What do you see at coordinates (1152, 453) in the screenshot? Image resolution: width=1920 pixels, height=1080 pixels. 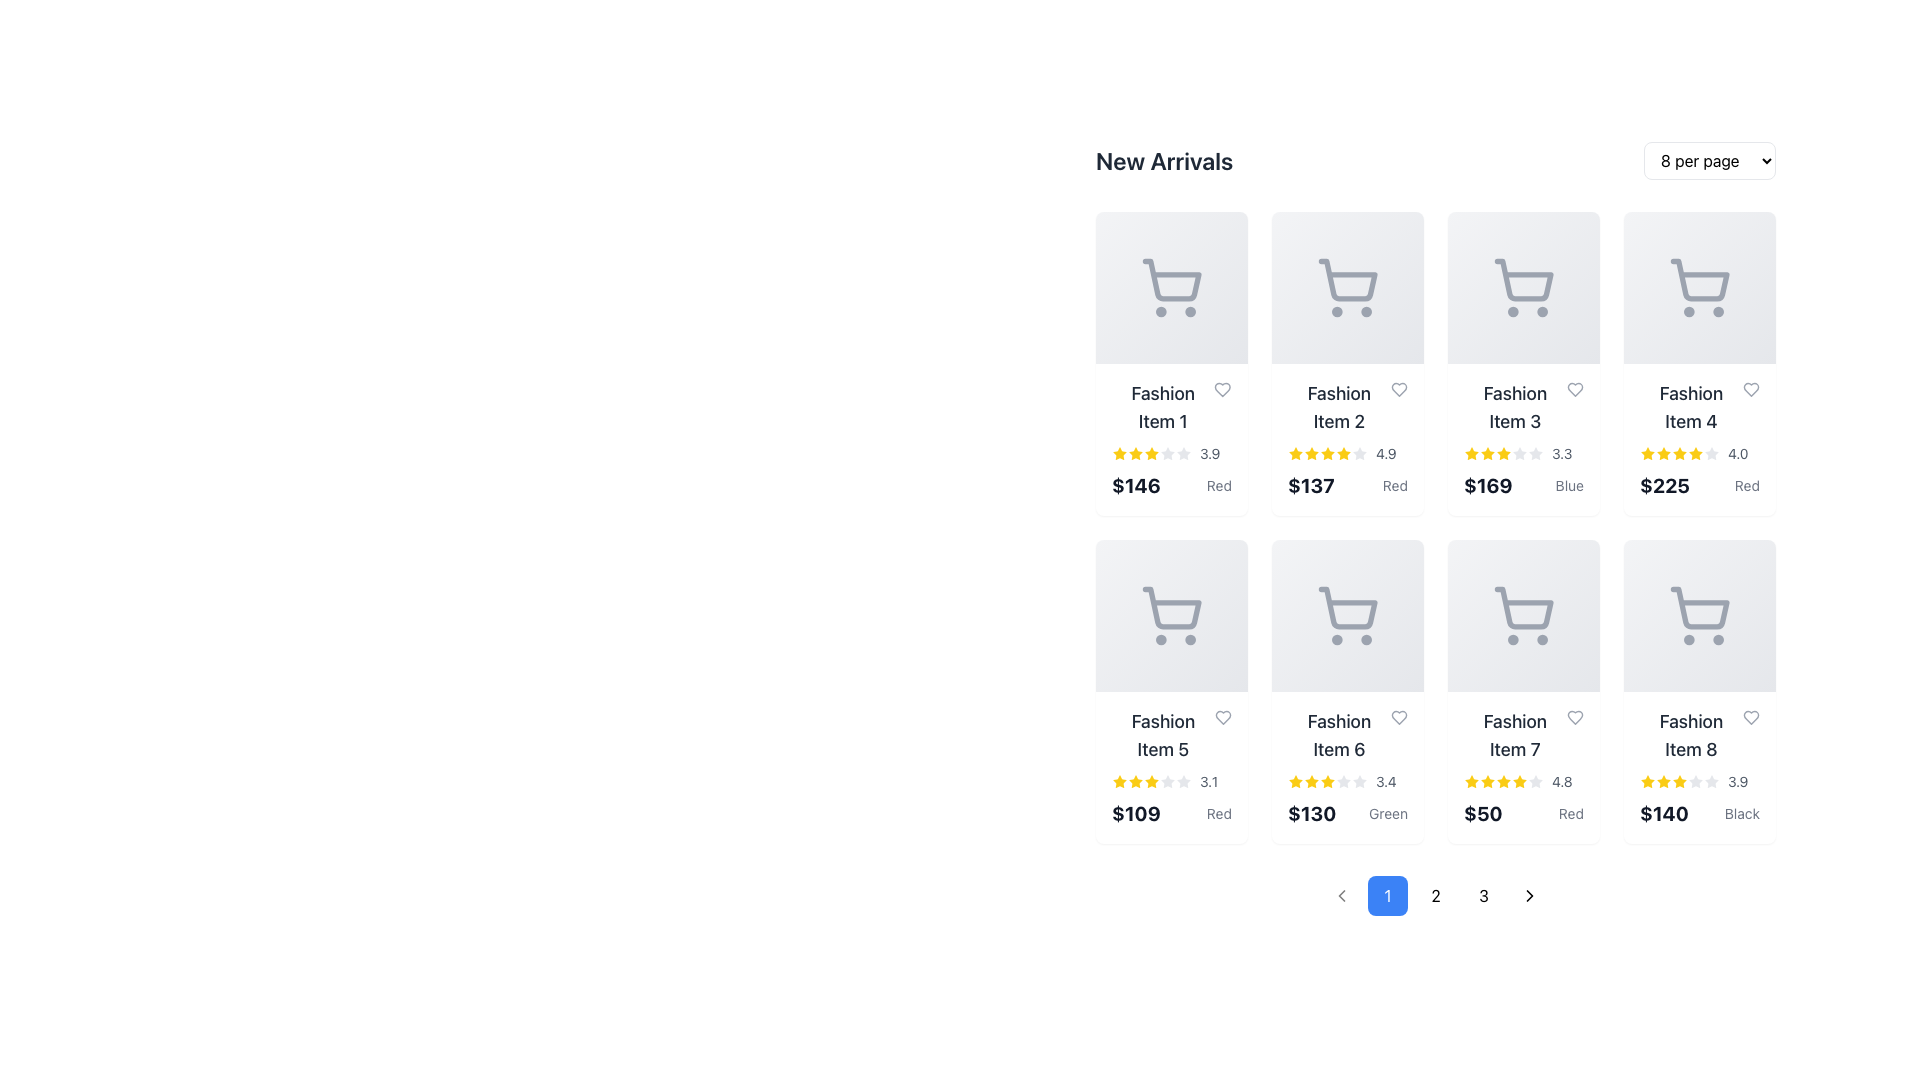 I see `the star-shaped icon with a yellow fill and hollow circular center, part of the star rating system, located under the product titled 'Fashion Item 1'` at bounding box center [1152, 453].